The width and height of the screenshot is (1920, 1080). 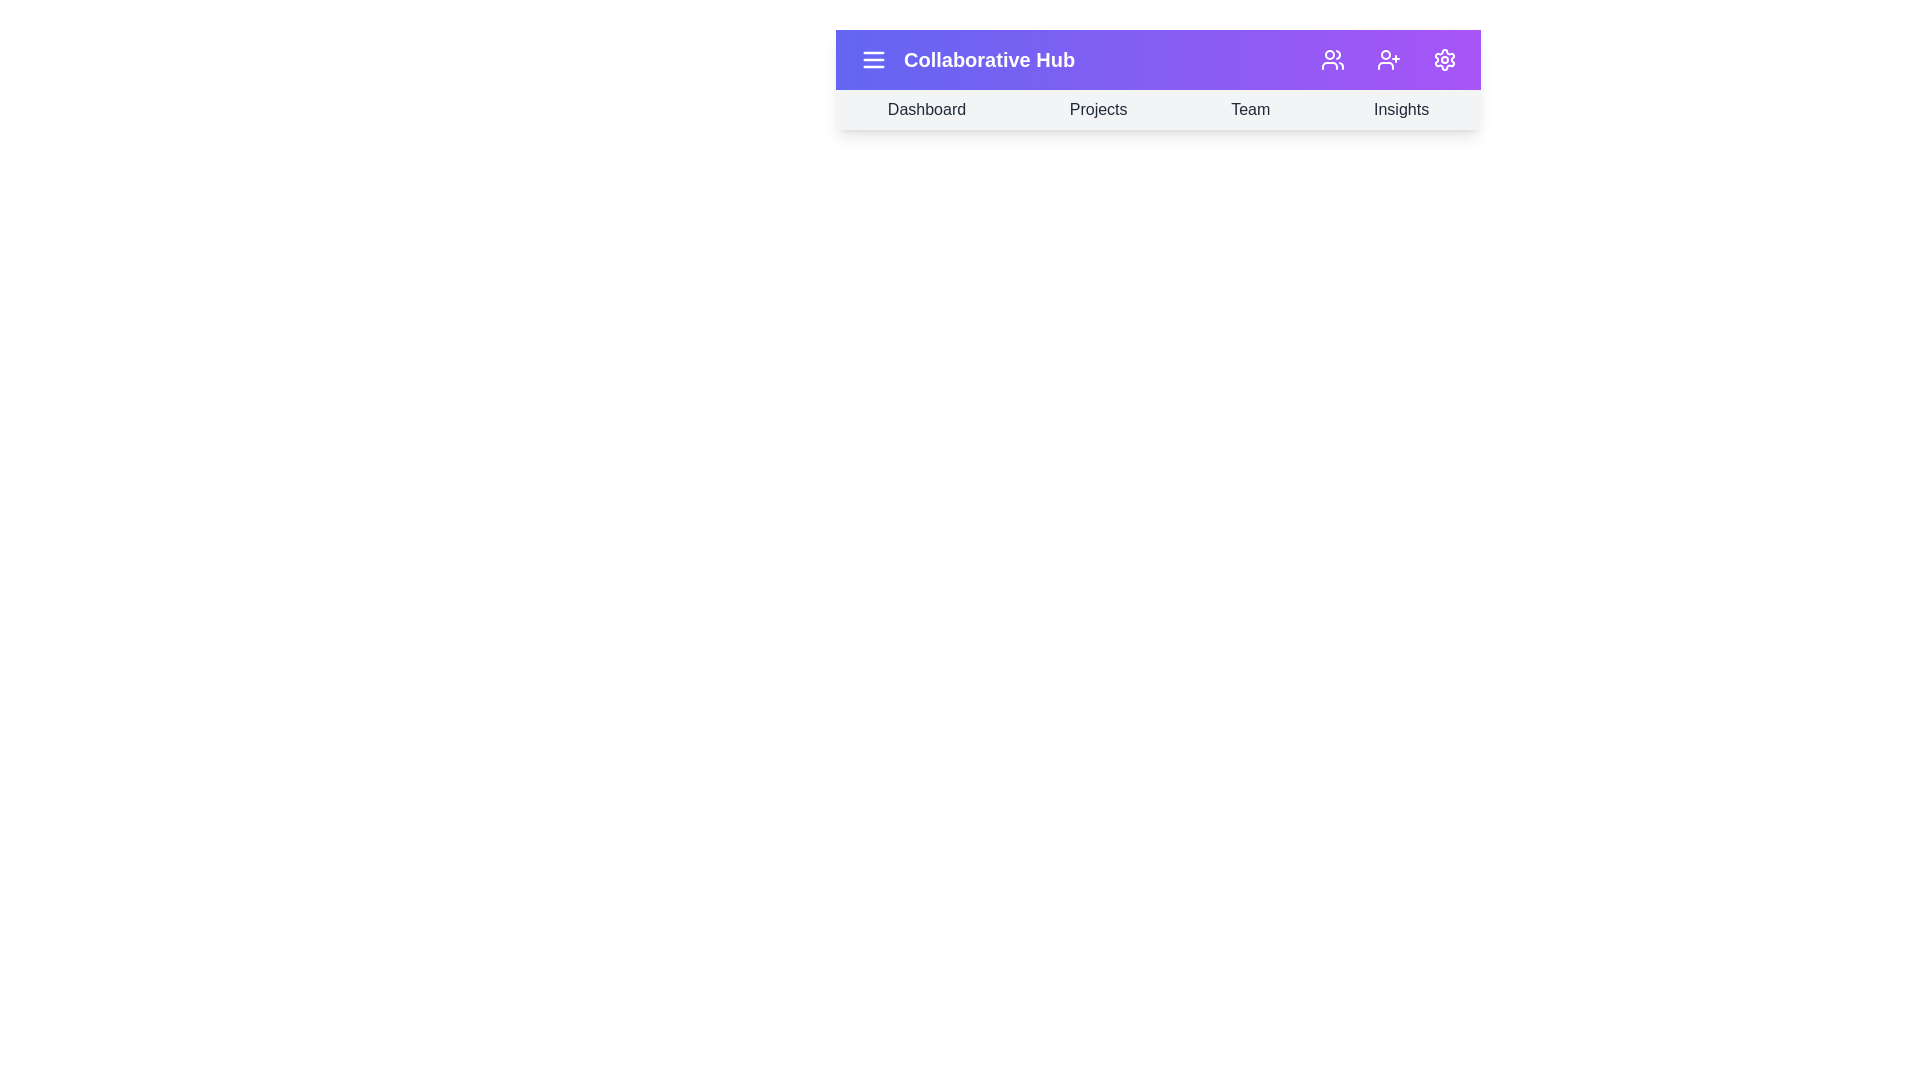 I want to click on the menu icon to toggle the menu visibility, so click(x=873, y=59).